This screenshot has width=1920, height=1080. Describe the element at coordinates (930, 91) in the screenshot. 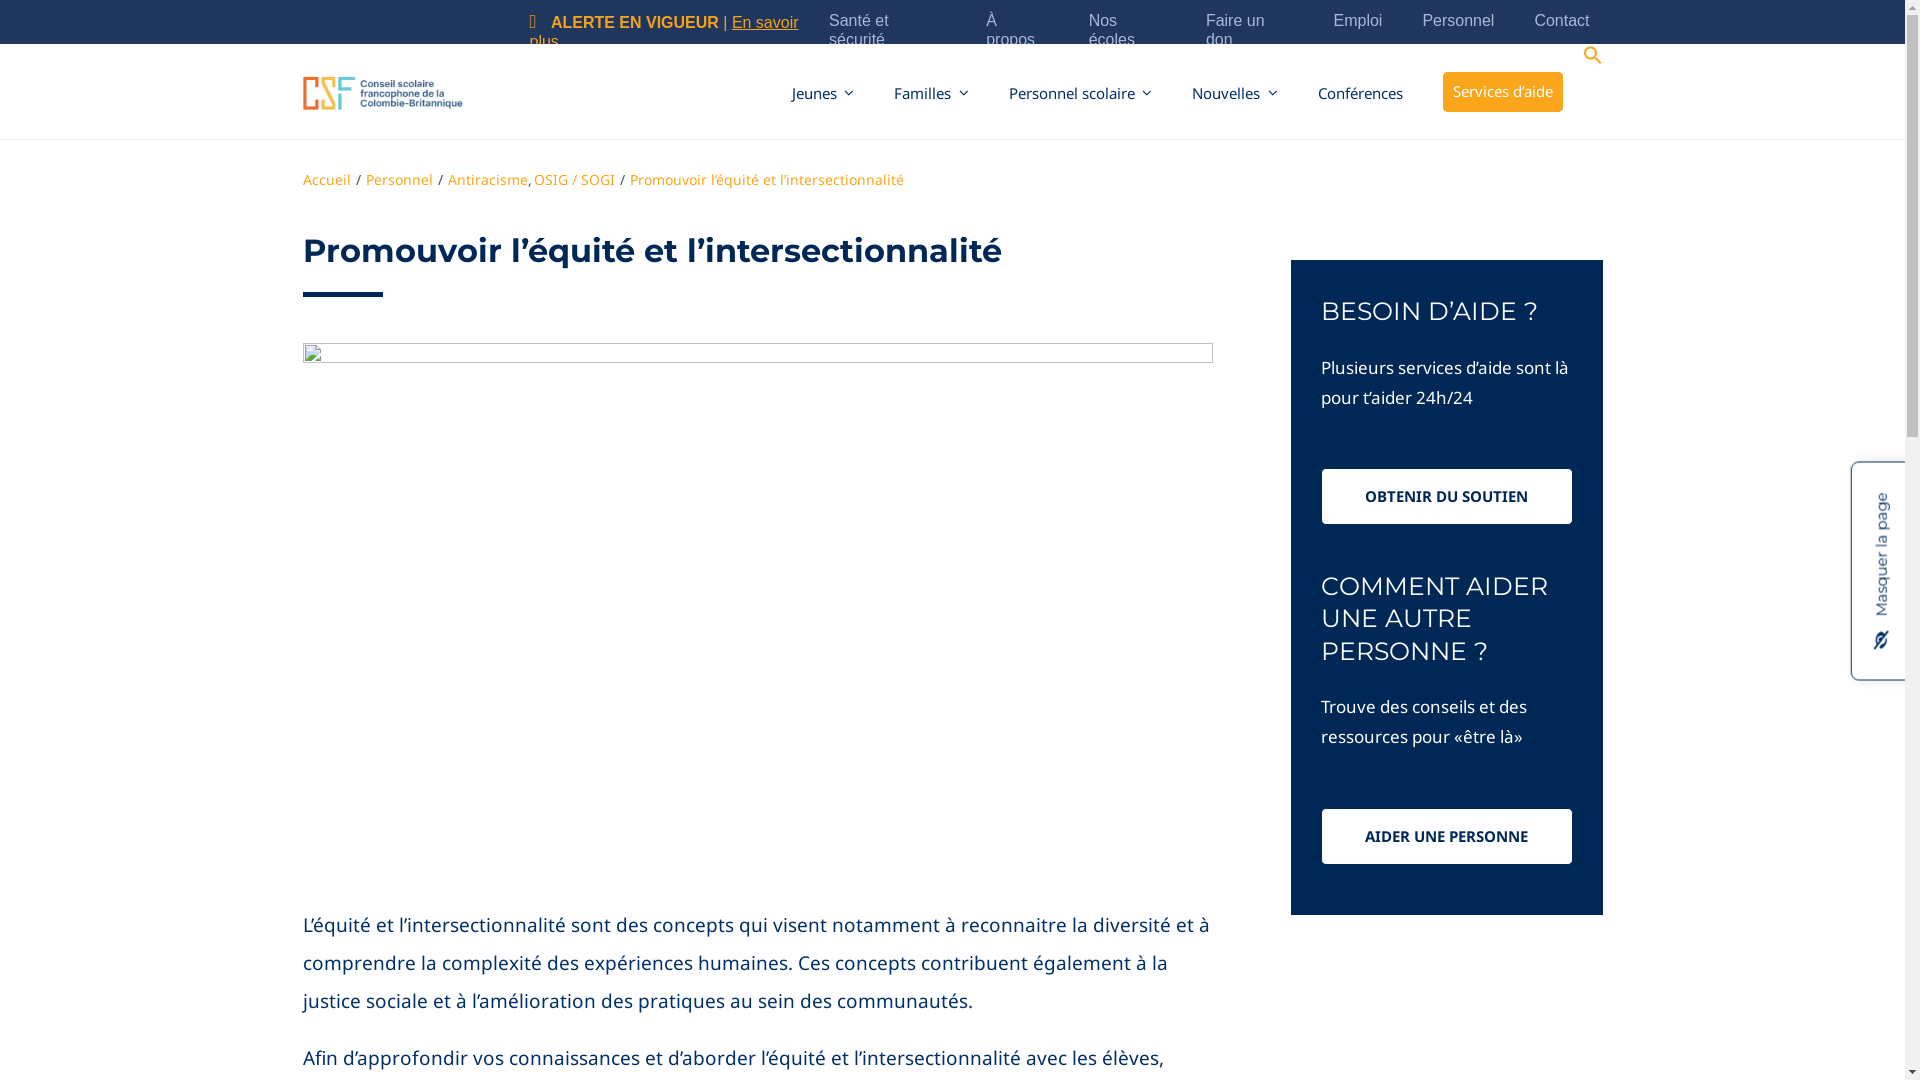

I see `'Familles'` at that location.